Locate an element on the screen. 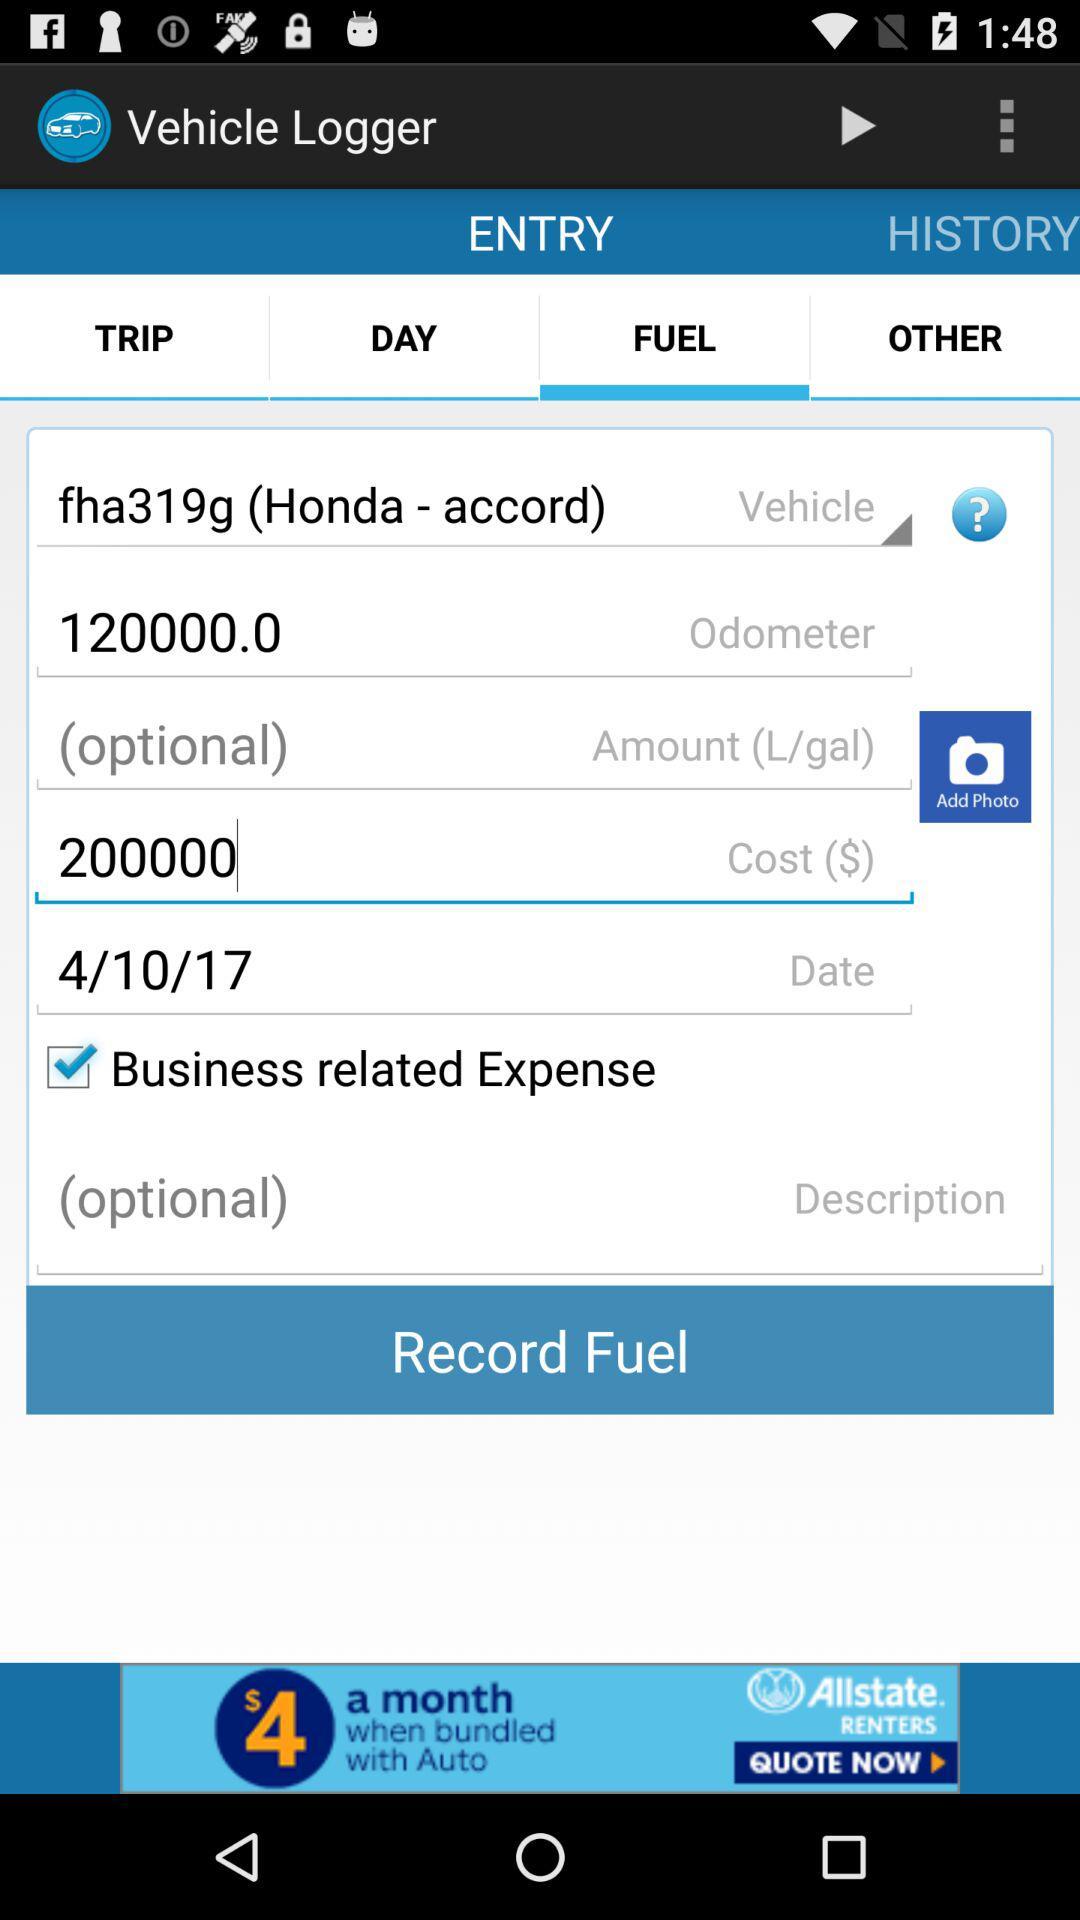  photo is located at coordinates (974, 765).